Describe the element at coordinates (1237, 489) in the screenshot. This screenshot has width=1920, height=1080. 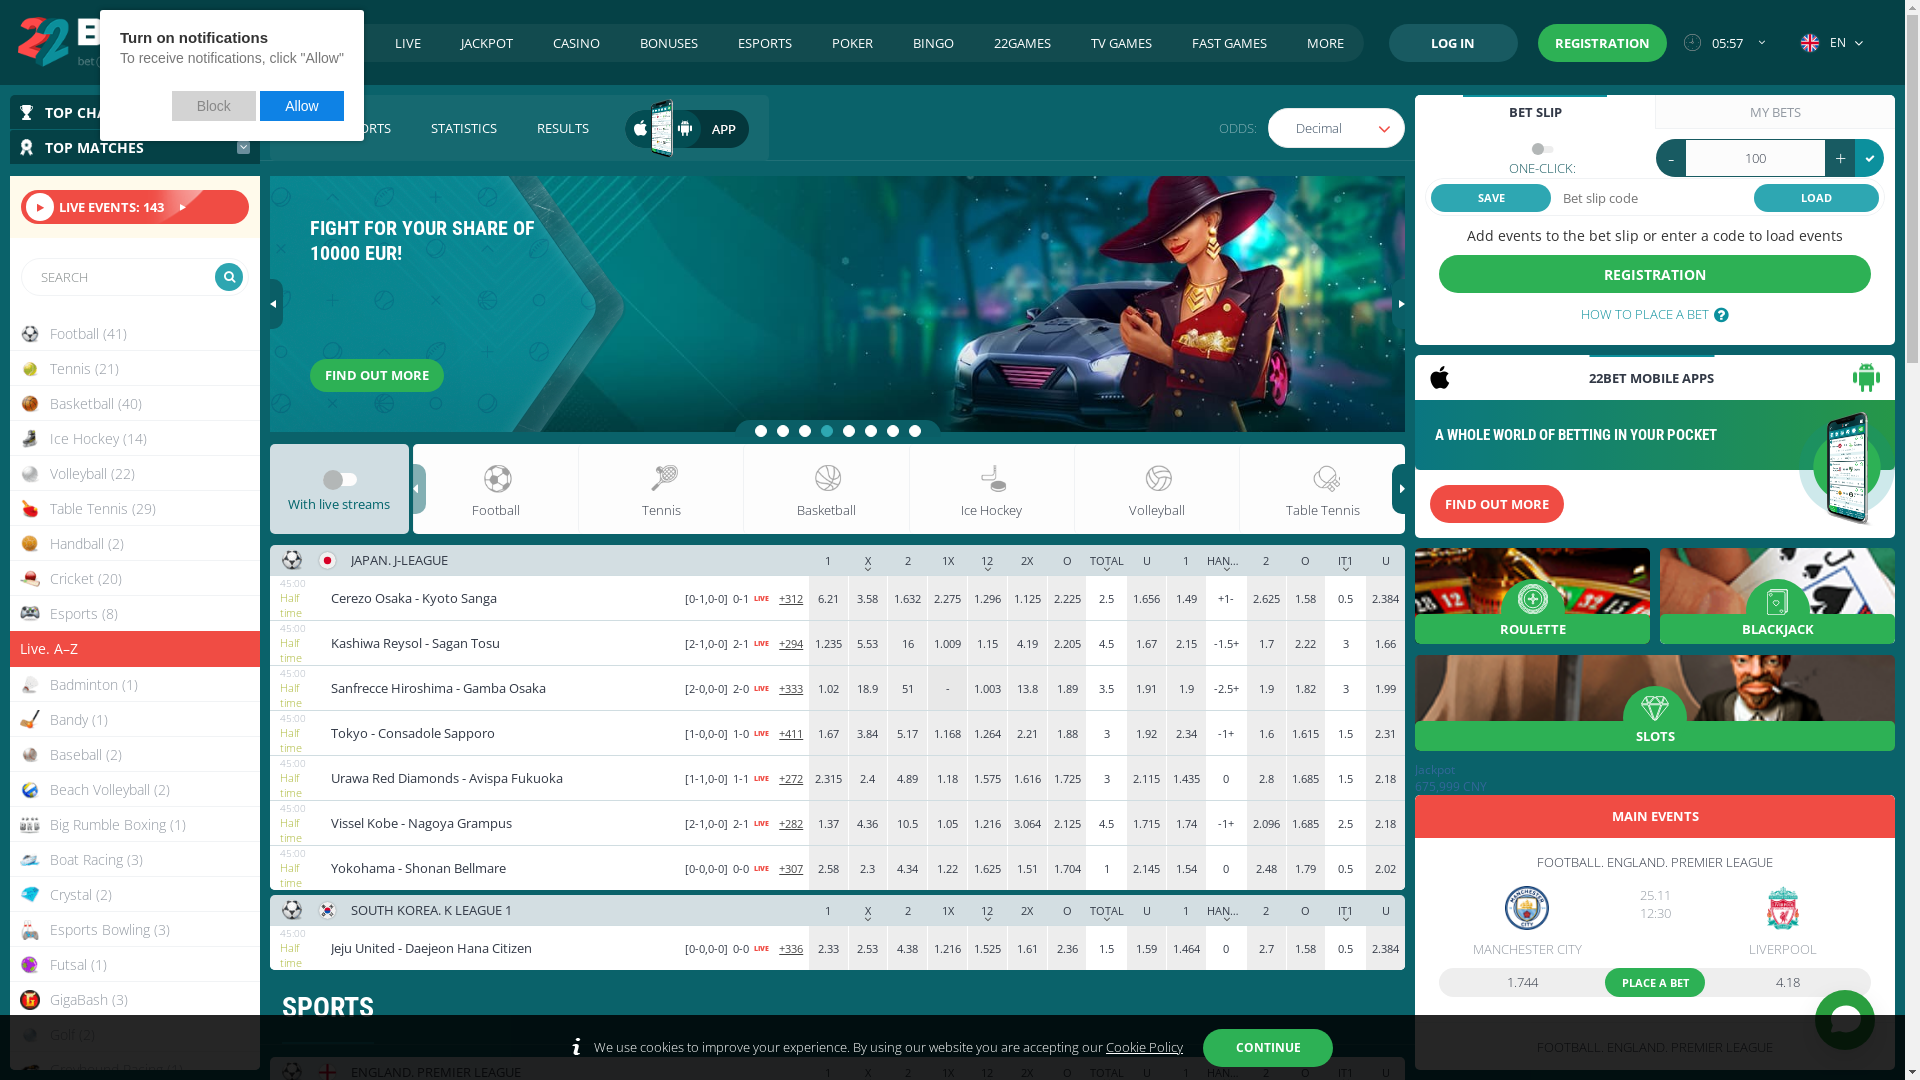
I see `'Table Tennis'` at that location.